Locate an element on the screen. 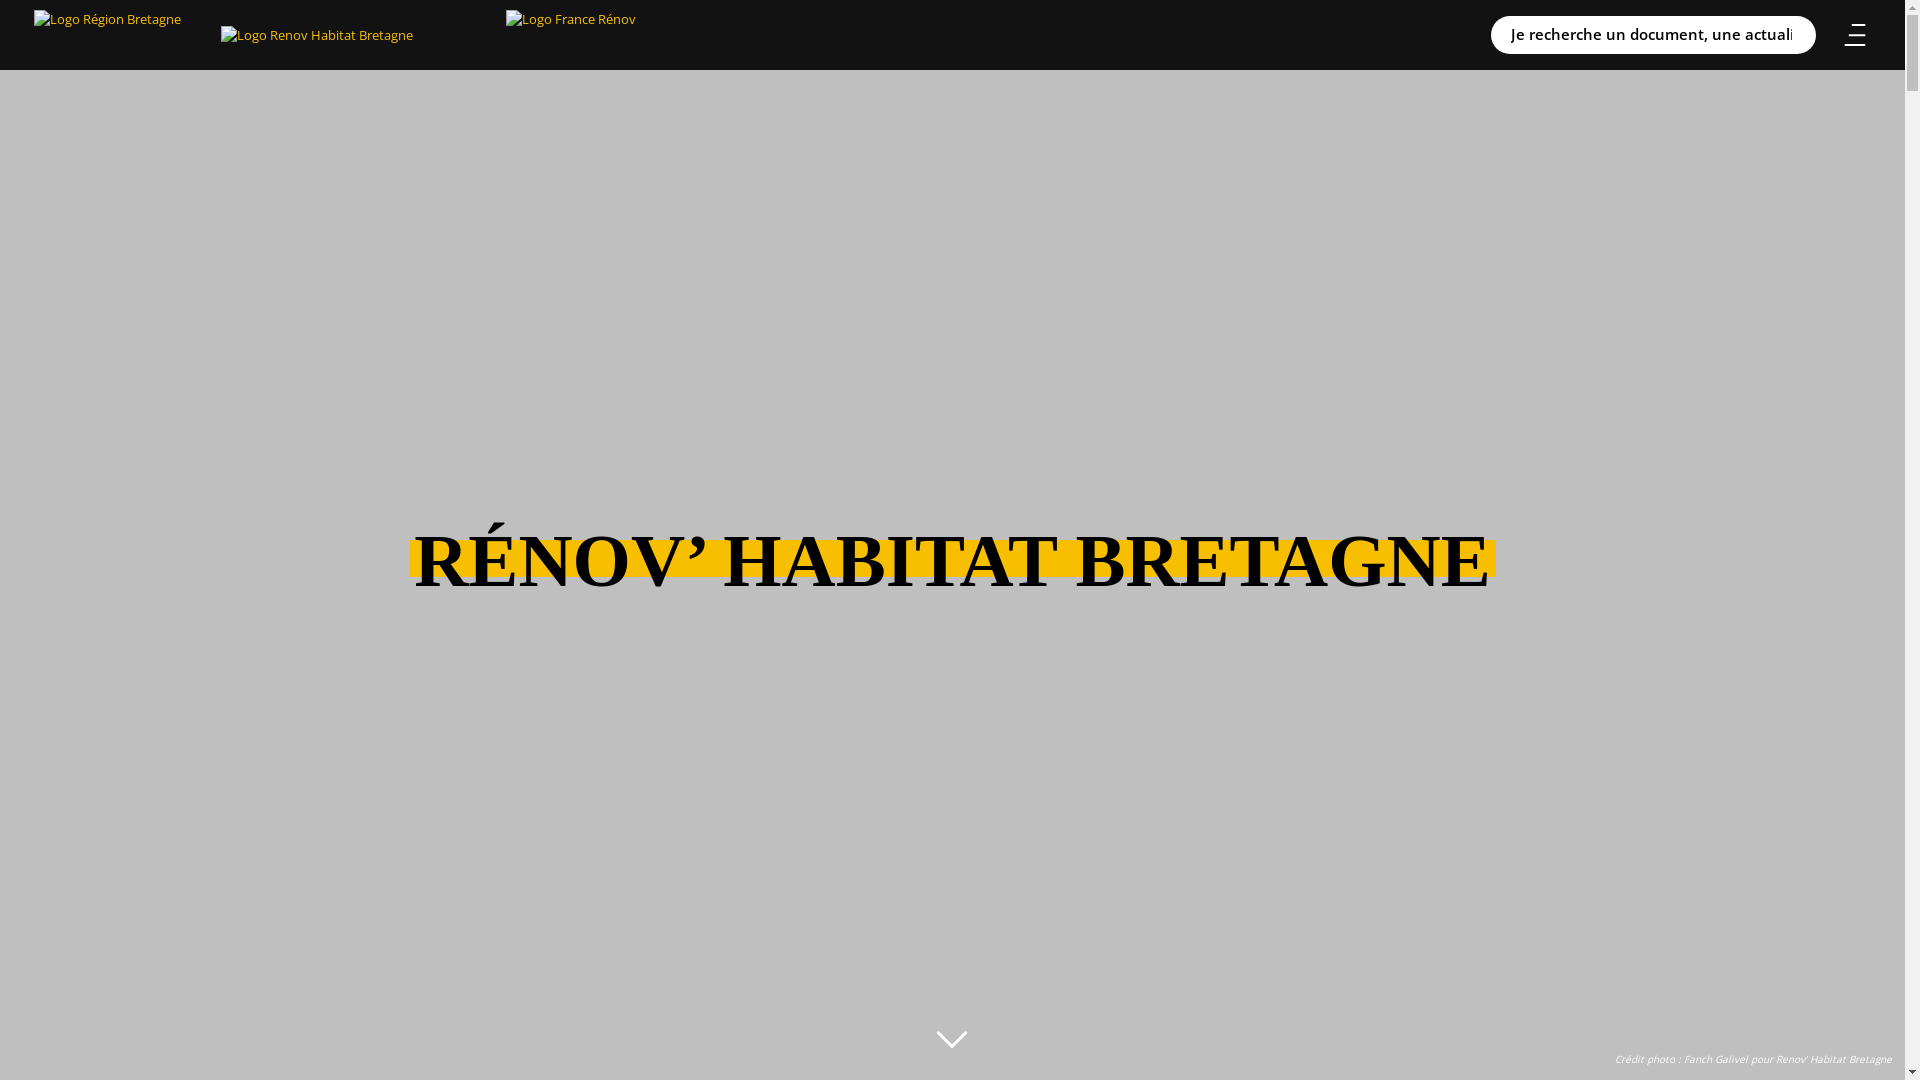  'Menu' is located at coordinates (1853, 34).